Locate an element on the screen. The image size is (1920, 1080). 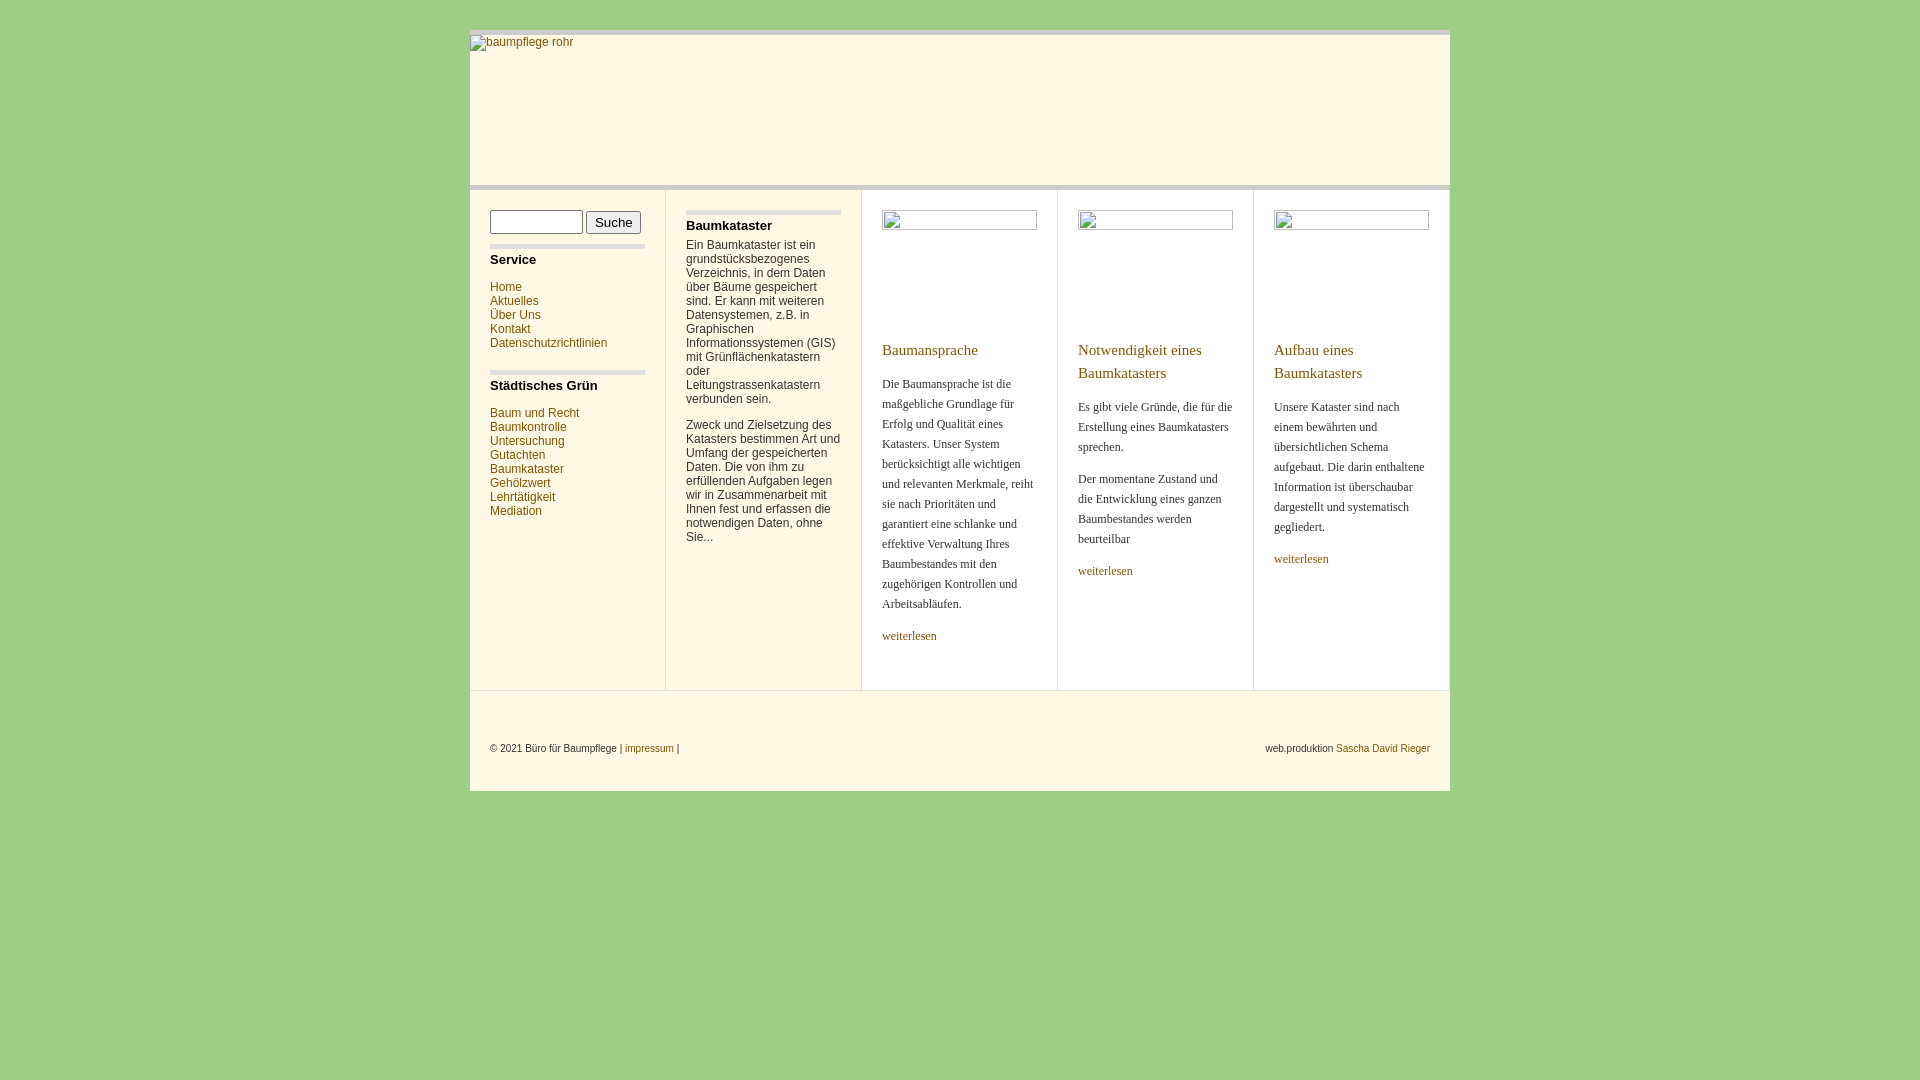
'Untersuchung' is located at coordinates (489, 439).